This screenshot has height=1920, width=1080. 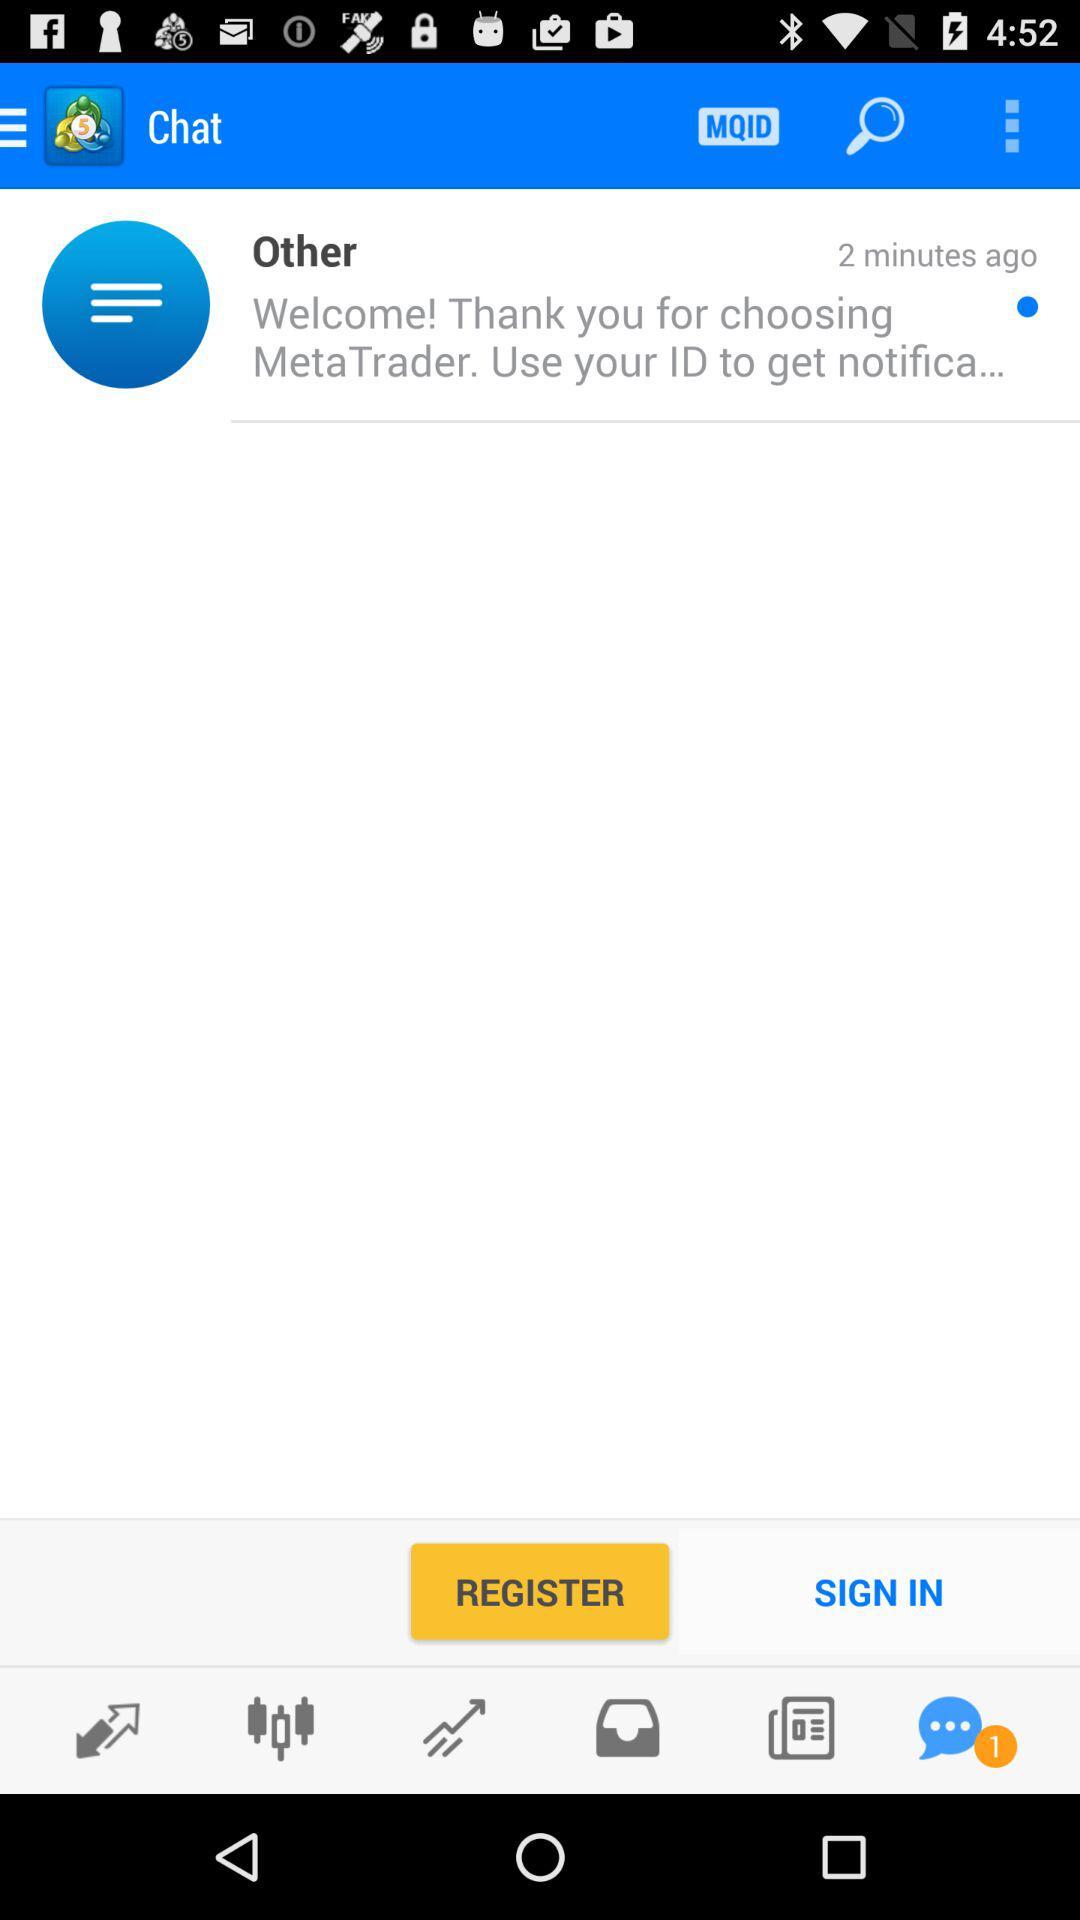 I want to click on item above the welcome thank you, so click(x=293, y=247).